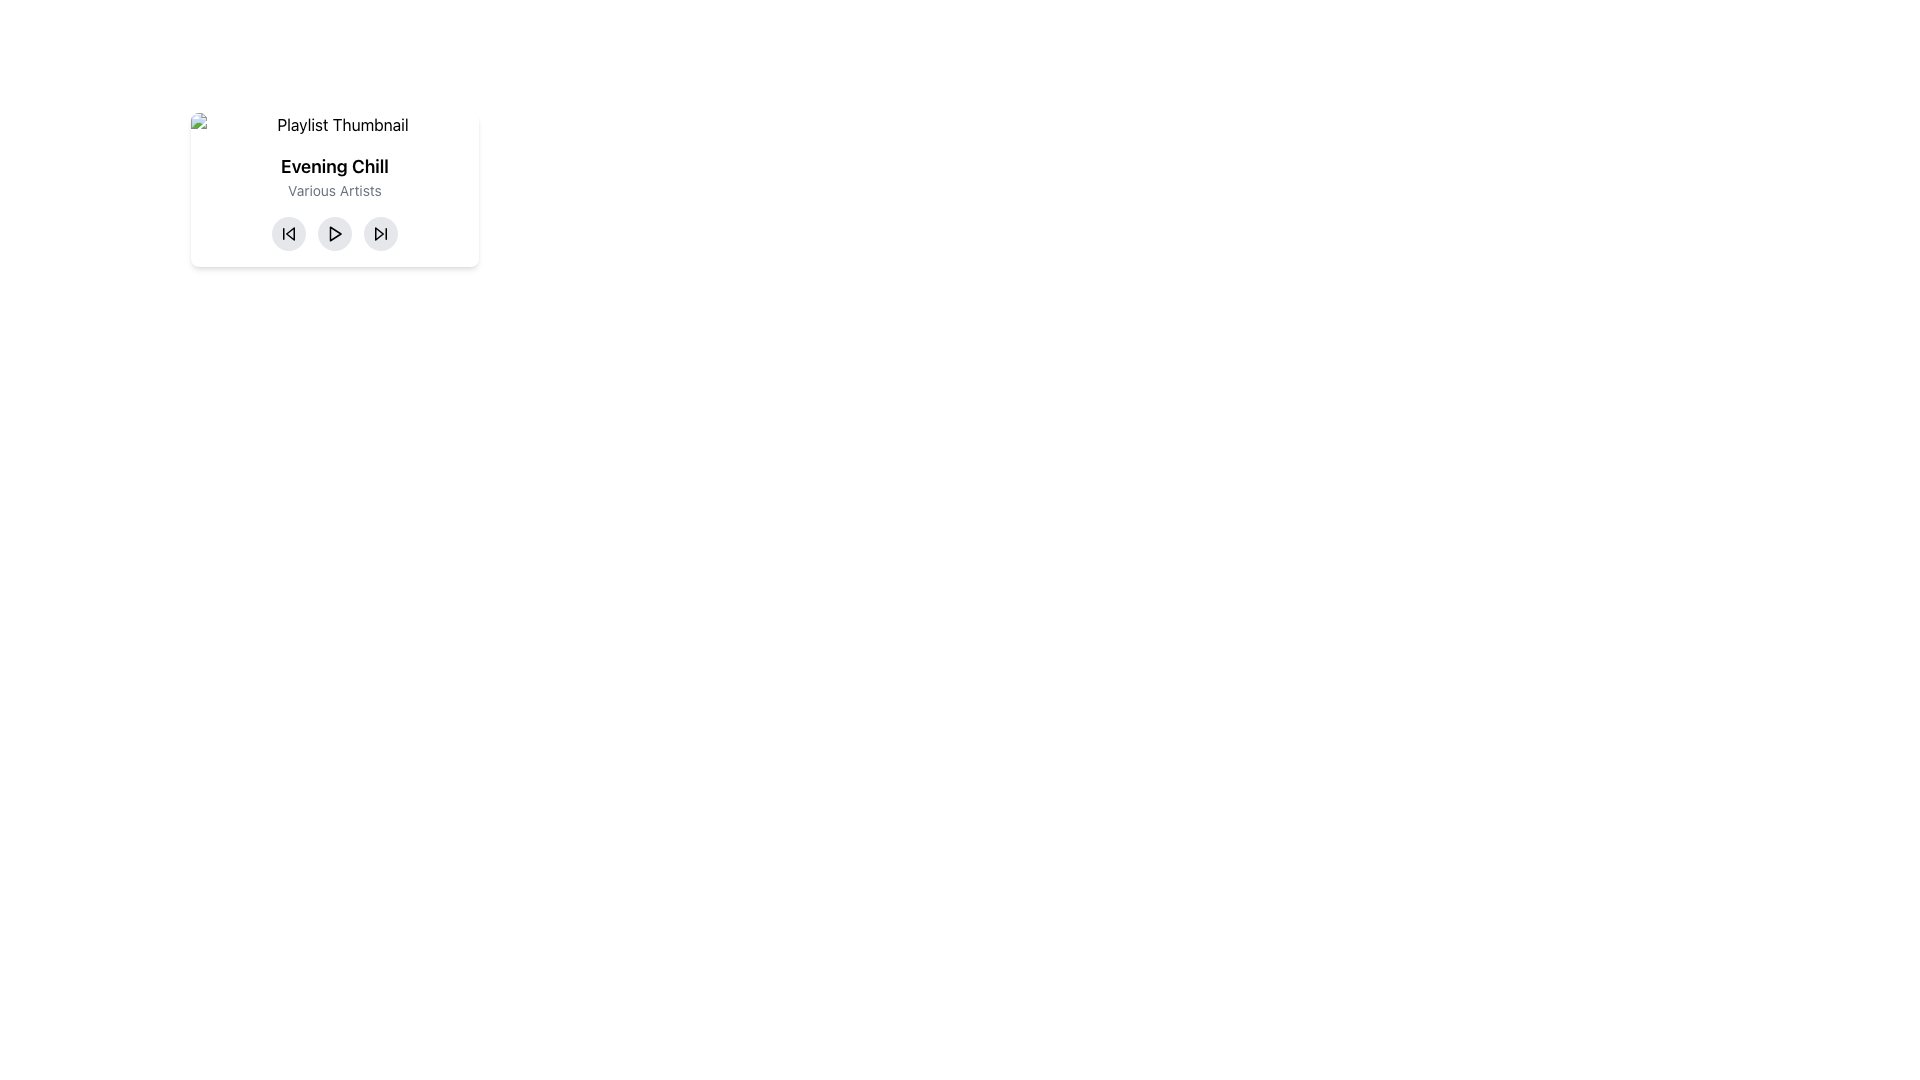 The height and width of the screenshot is (1080, 1920). Describe the element at coordinates (380, 233) in the screenshot. I see `the circular skip-forward button with a light gray background located to the right of the 'Evening Chill' text to skip to the next track` at that location.